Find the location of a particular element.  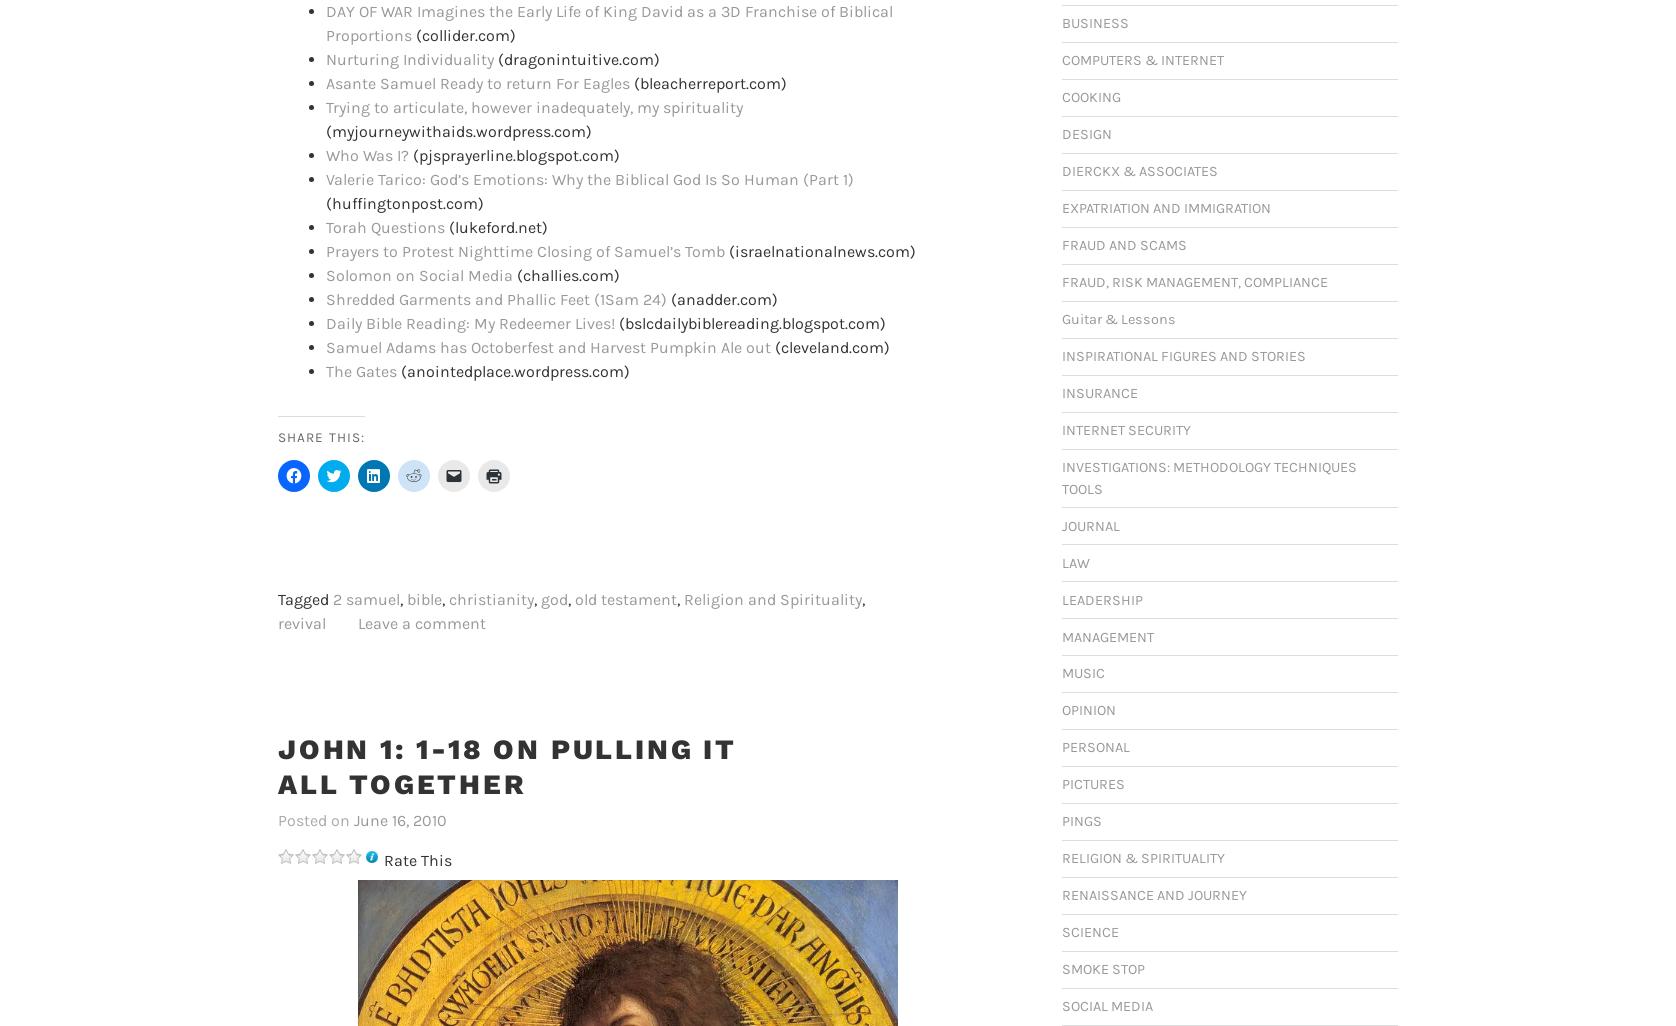

'Trying to articulate, however inadequately, my spirituality' is located at coordinates (534, 106).